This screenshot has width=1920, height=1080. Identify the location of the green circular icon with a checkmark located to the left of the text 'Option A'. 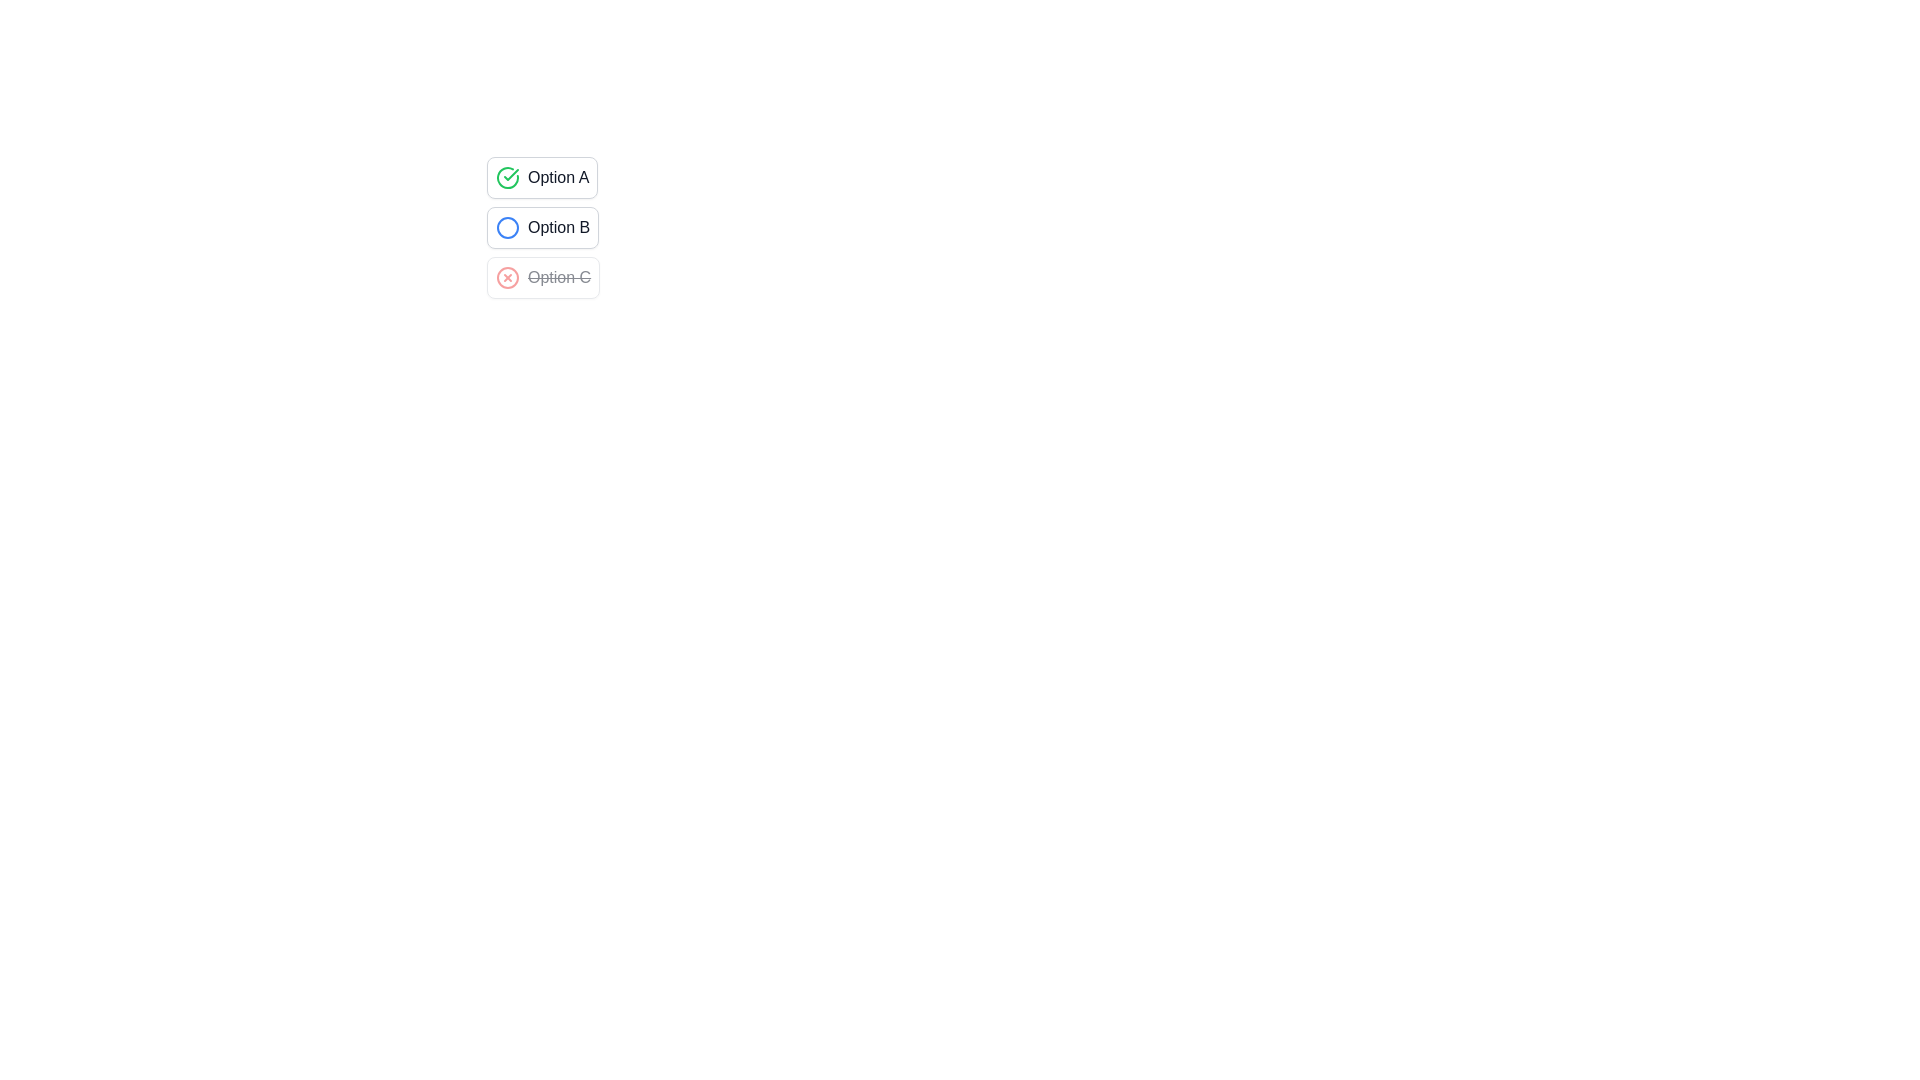
(508, 176).